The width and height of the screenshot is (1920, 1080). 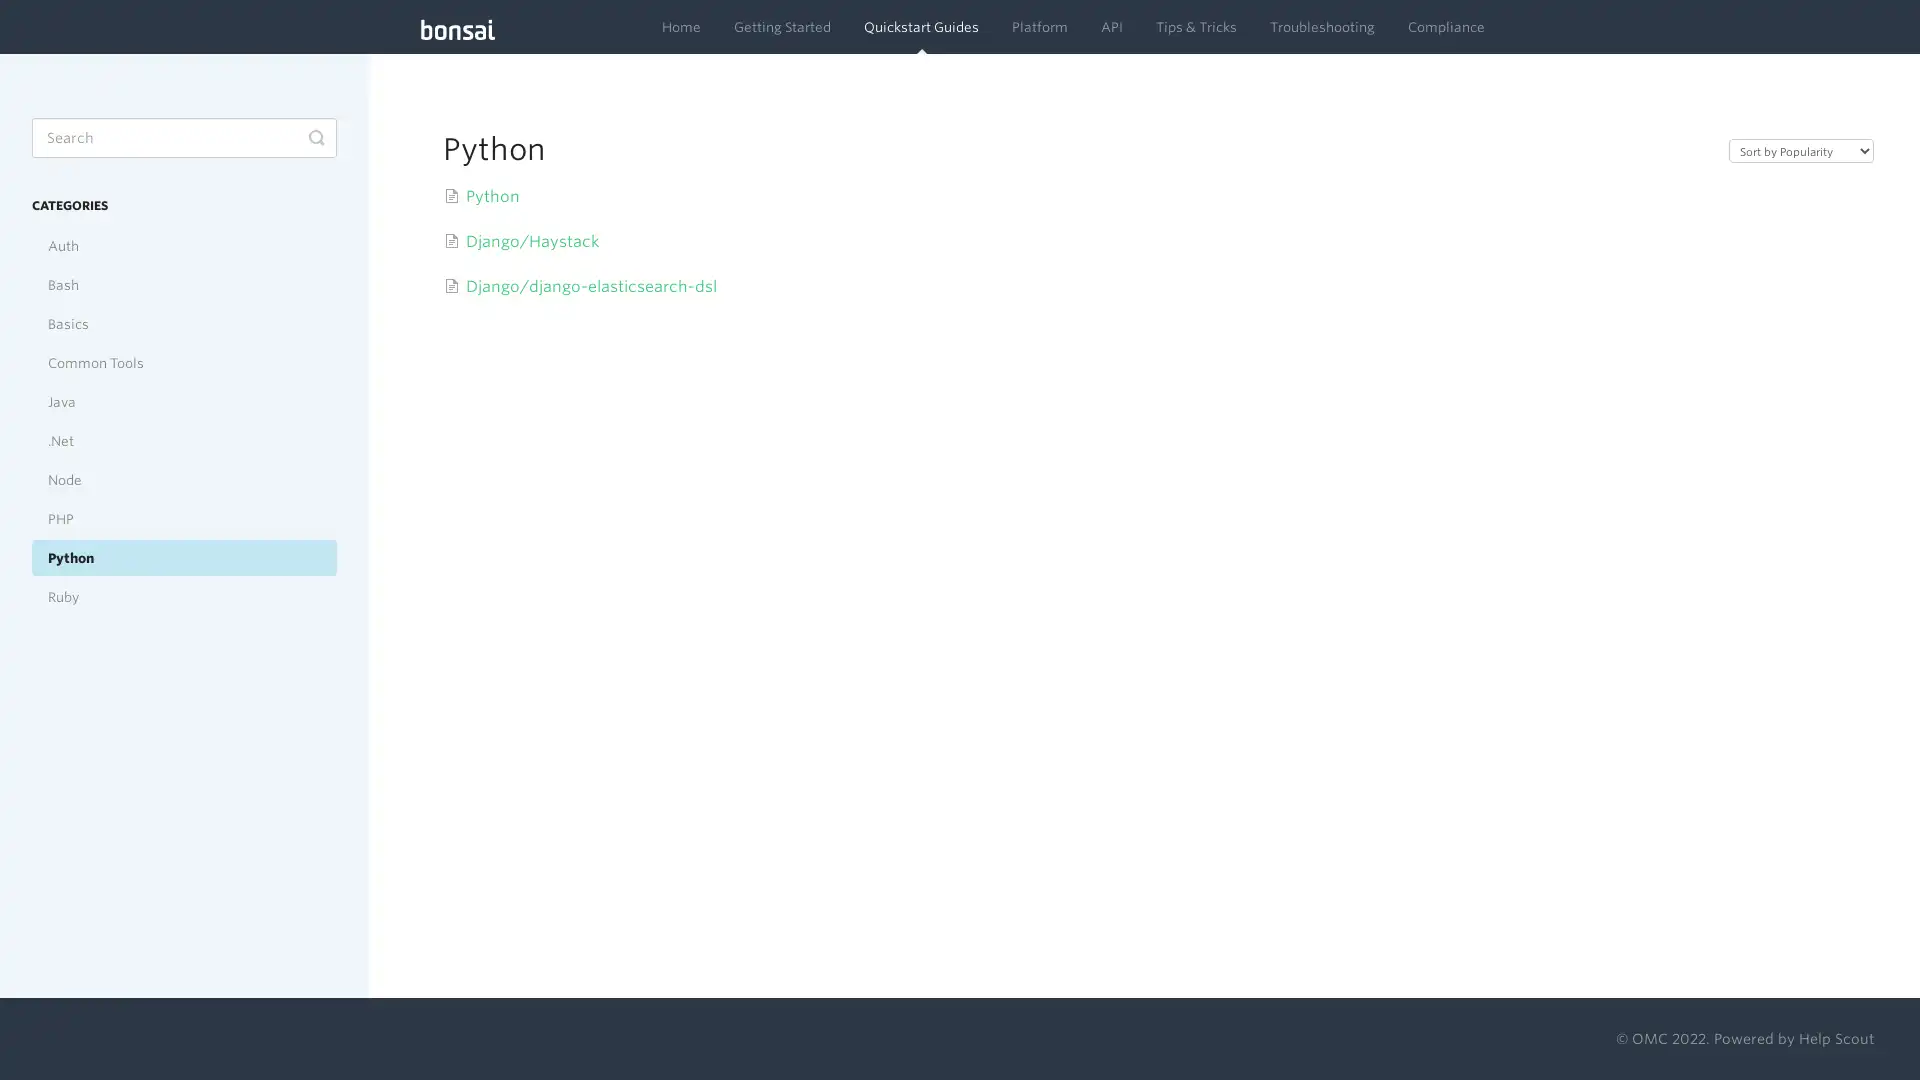 What do you see at coordinates (315, 137) in the screenshot?
I see `Toggle Search` at bounding box center [315, 137].